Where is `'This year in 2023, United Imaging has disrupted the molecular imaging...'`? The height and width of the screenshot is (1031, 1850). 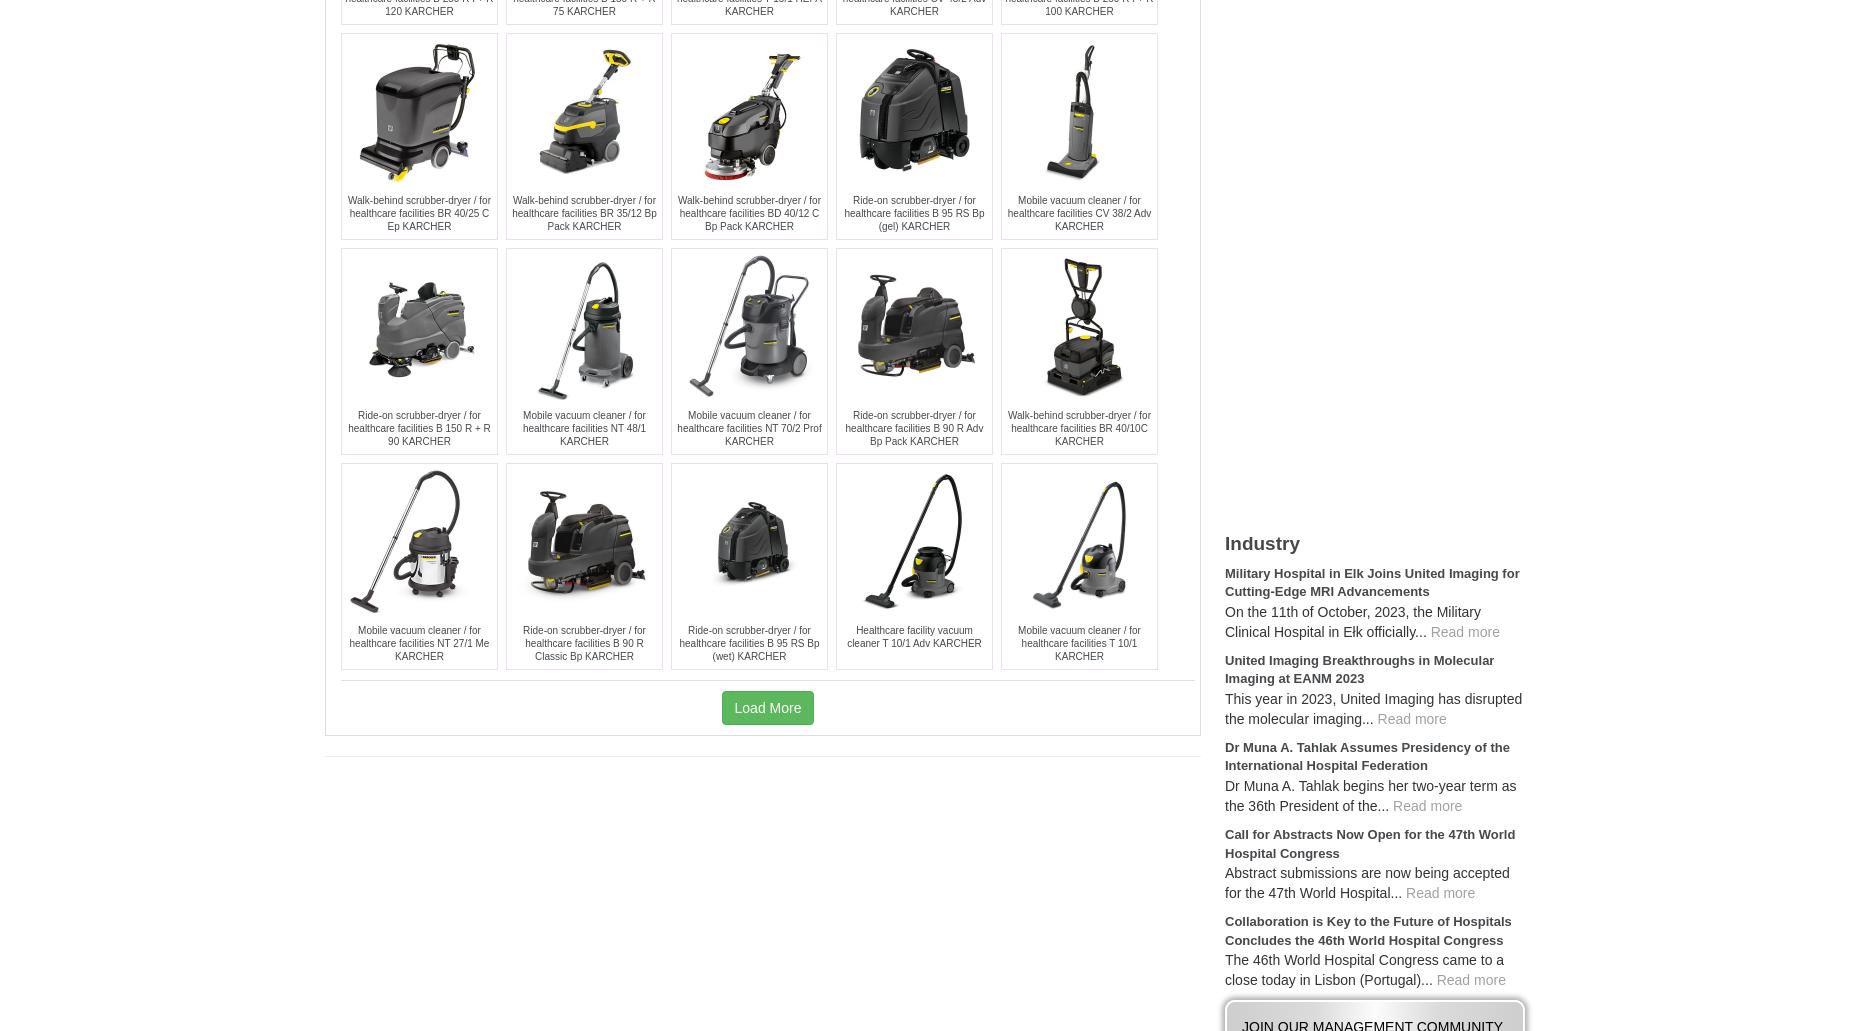
'This year in 2023, United Imaging has disrupted the molecular imaging...' is located at coordinates (1372, 707).